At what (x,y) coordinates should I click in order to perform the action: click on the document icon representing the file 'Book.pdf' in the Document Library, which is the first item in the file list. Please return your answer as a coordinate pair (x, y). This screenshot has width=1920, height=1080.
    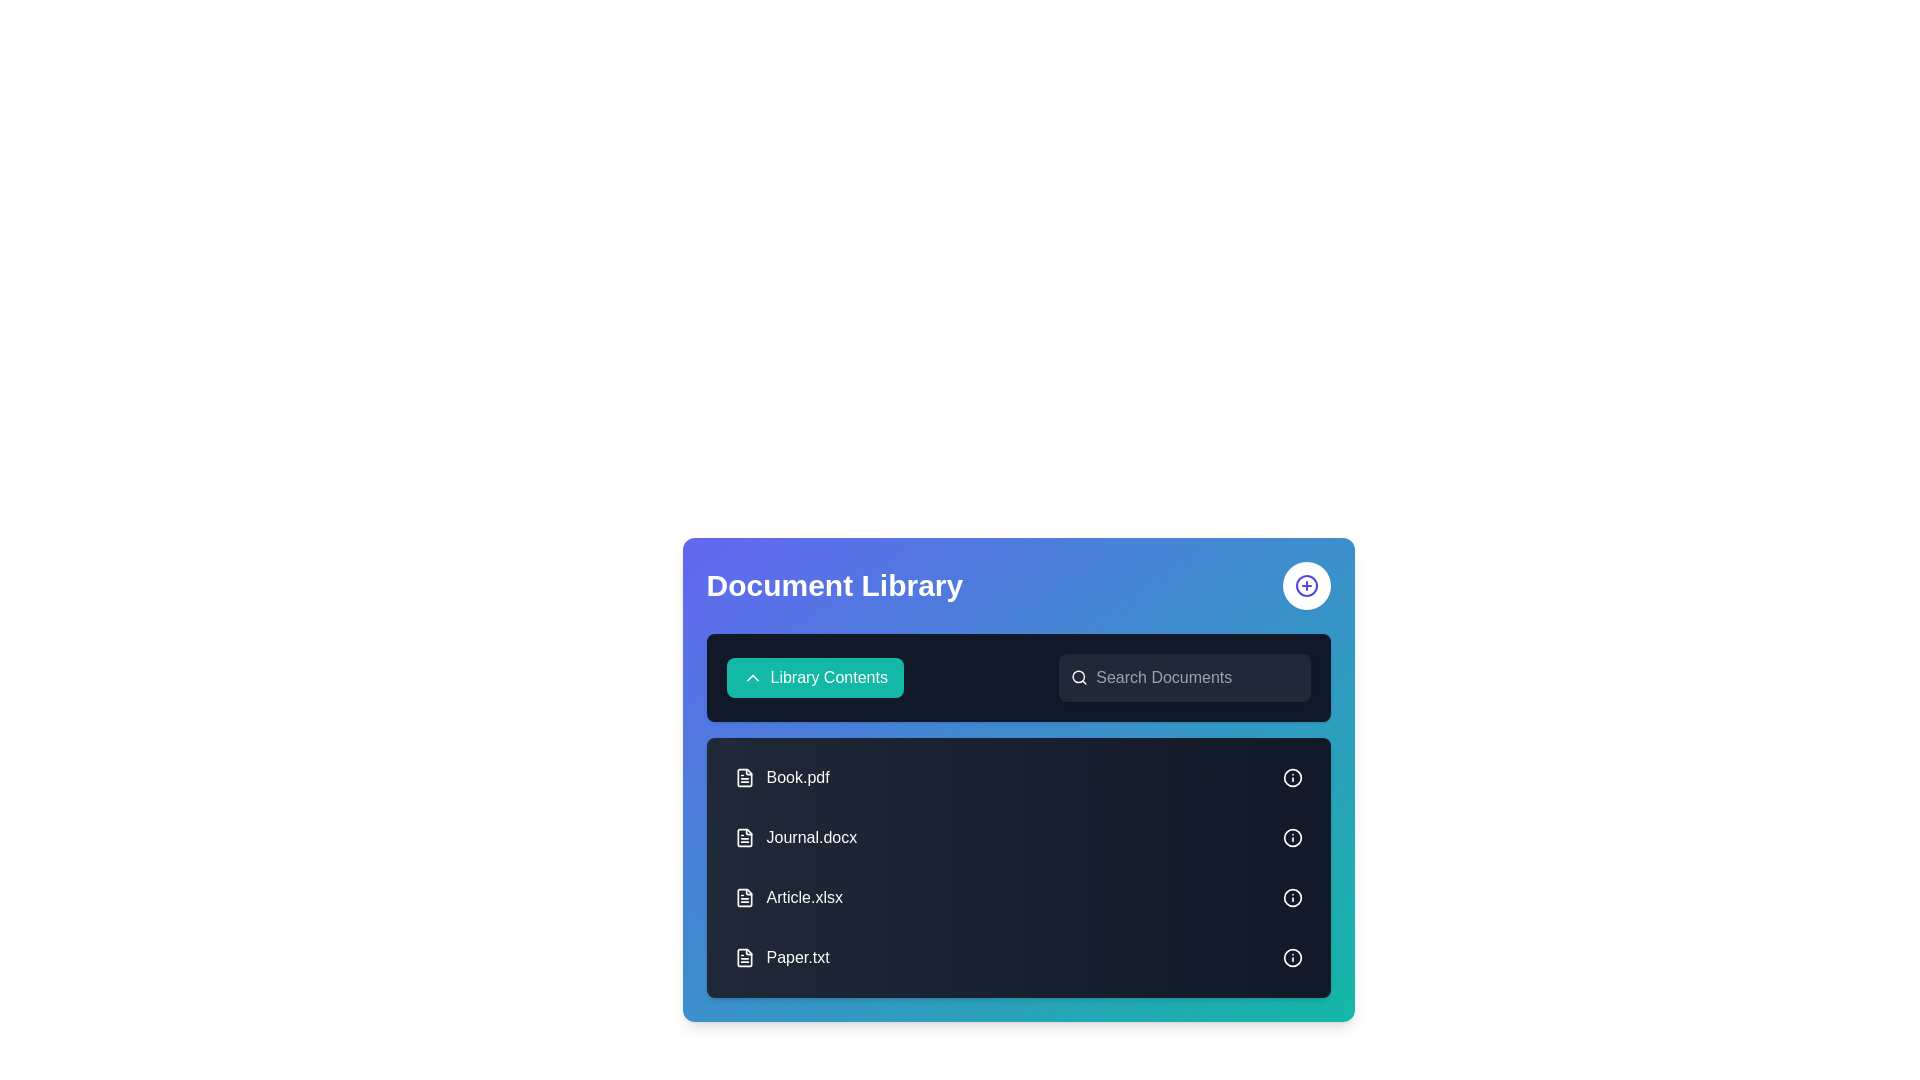
    Looking at the image, I should click on (743, 777).